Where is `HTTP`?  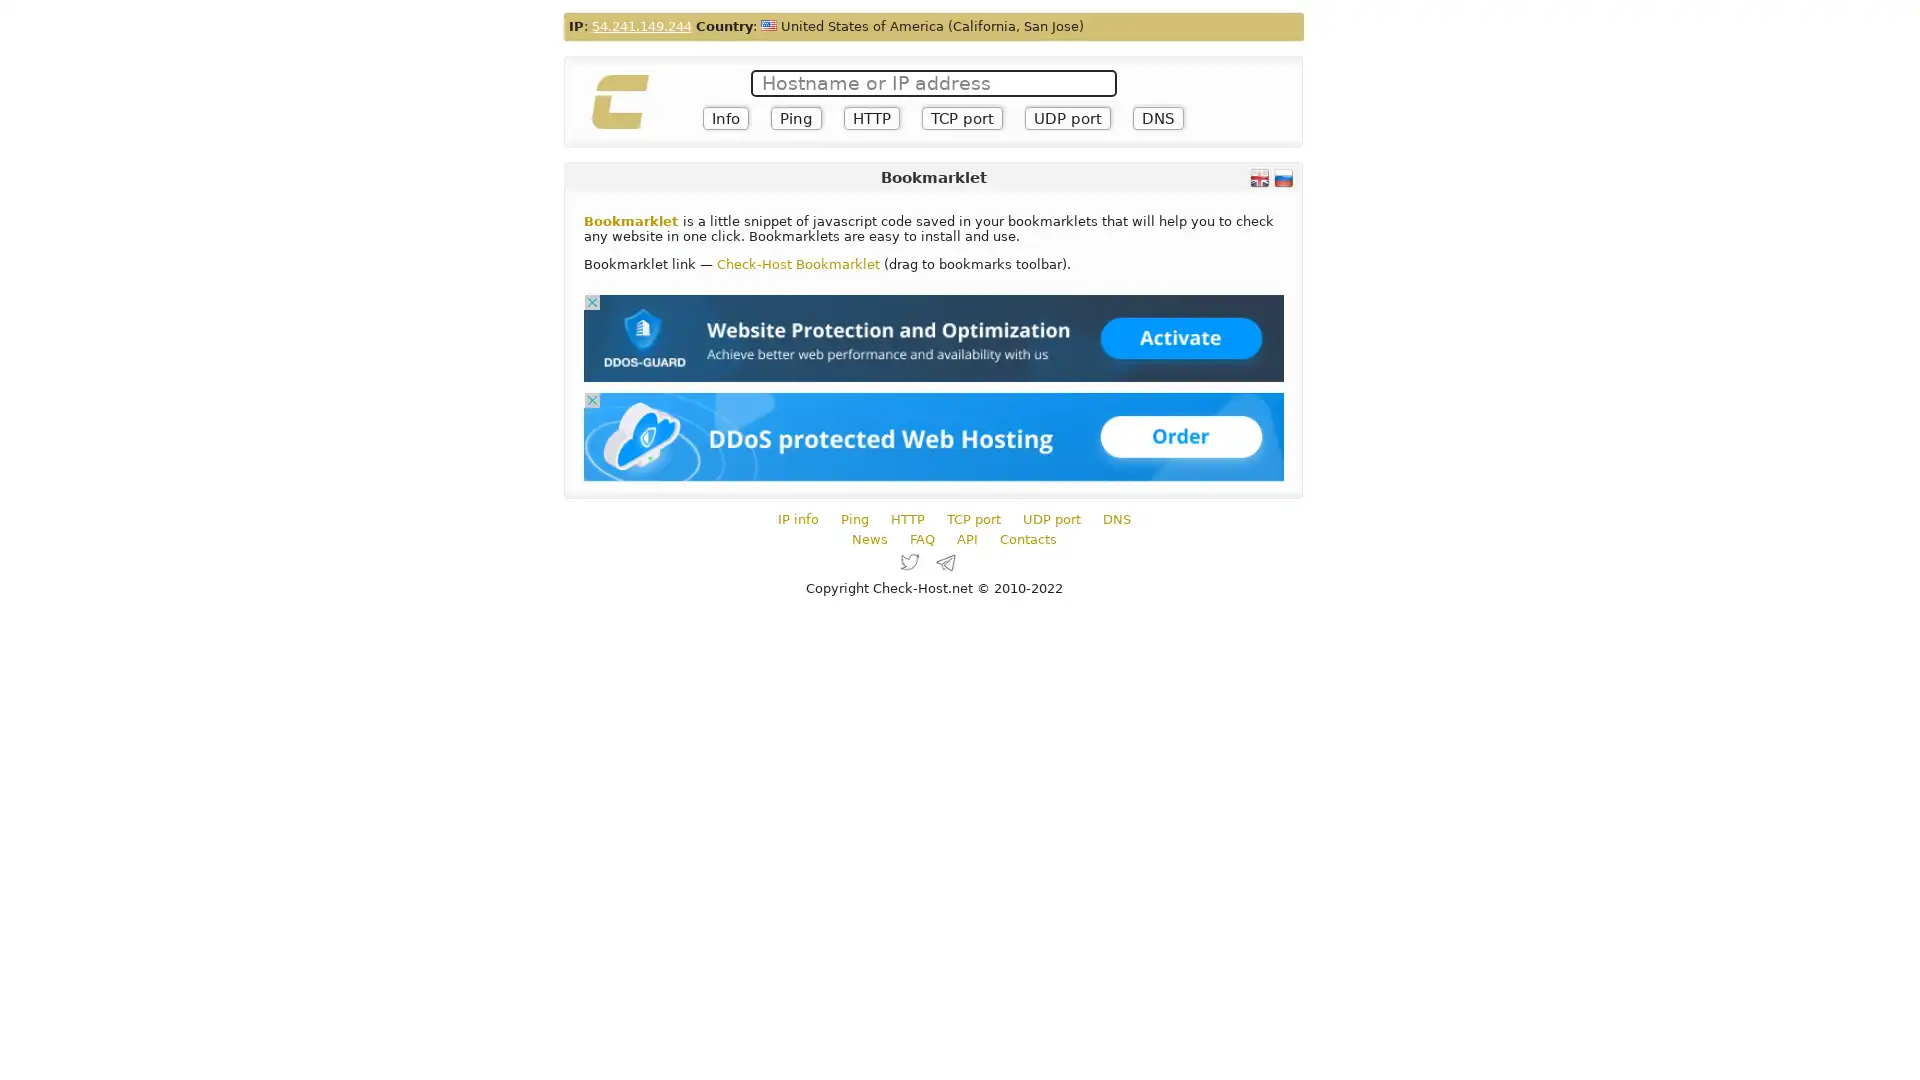 HTTP is located at coordinates (870, 118).